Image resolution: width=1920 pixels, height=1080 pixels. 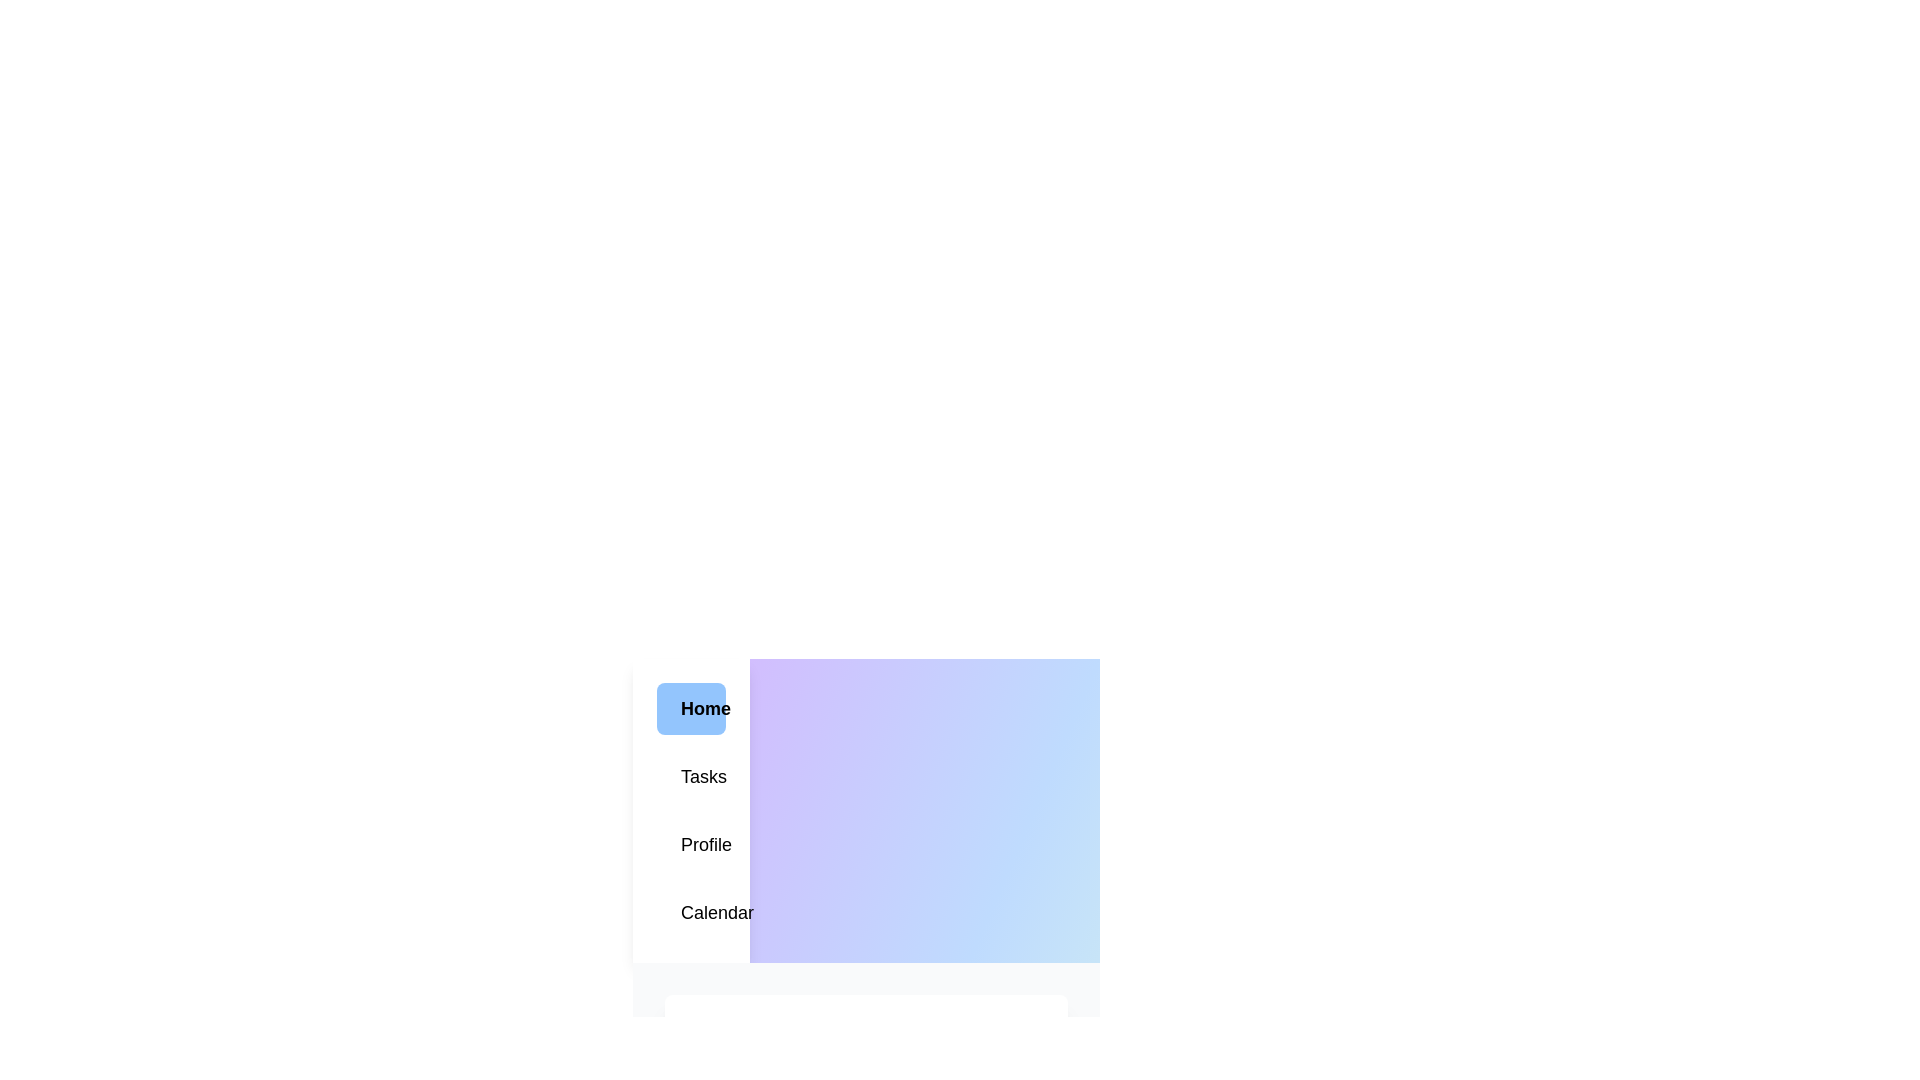 I want to click on the menu item Profile to observe its hover effect, so click(x=691, y=844).